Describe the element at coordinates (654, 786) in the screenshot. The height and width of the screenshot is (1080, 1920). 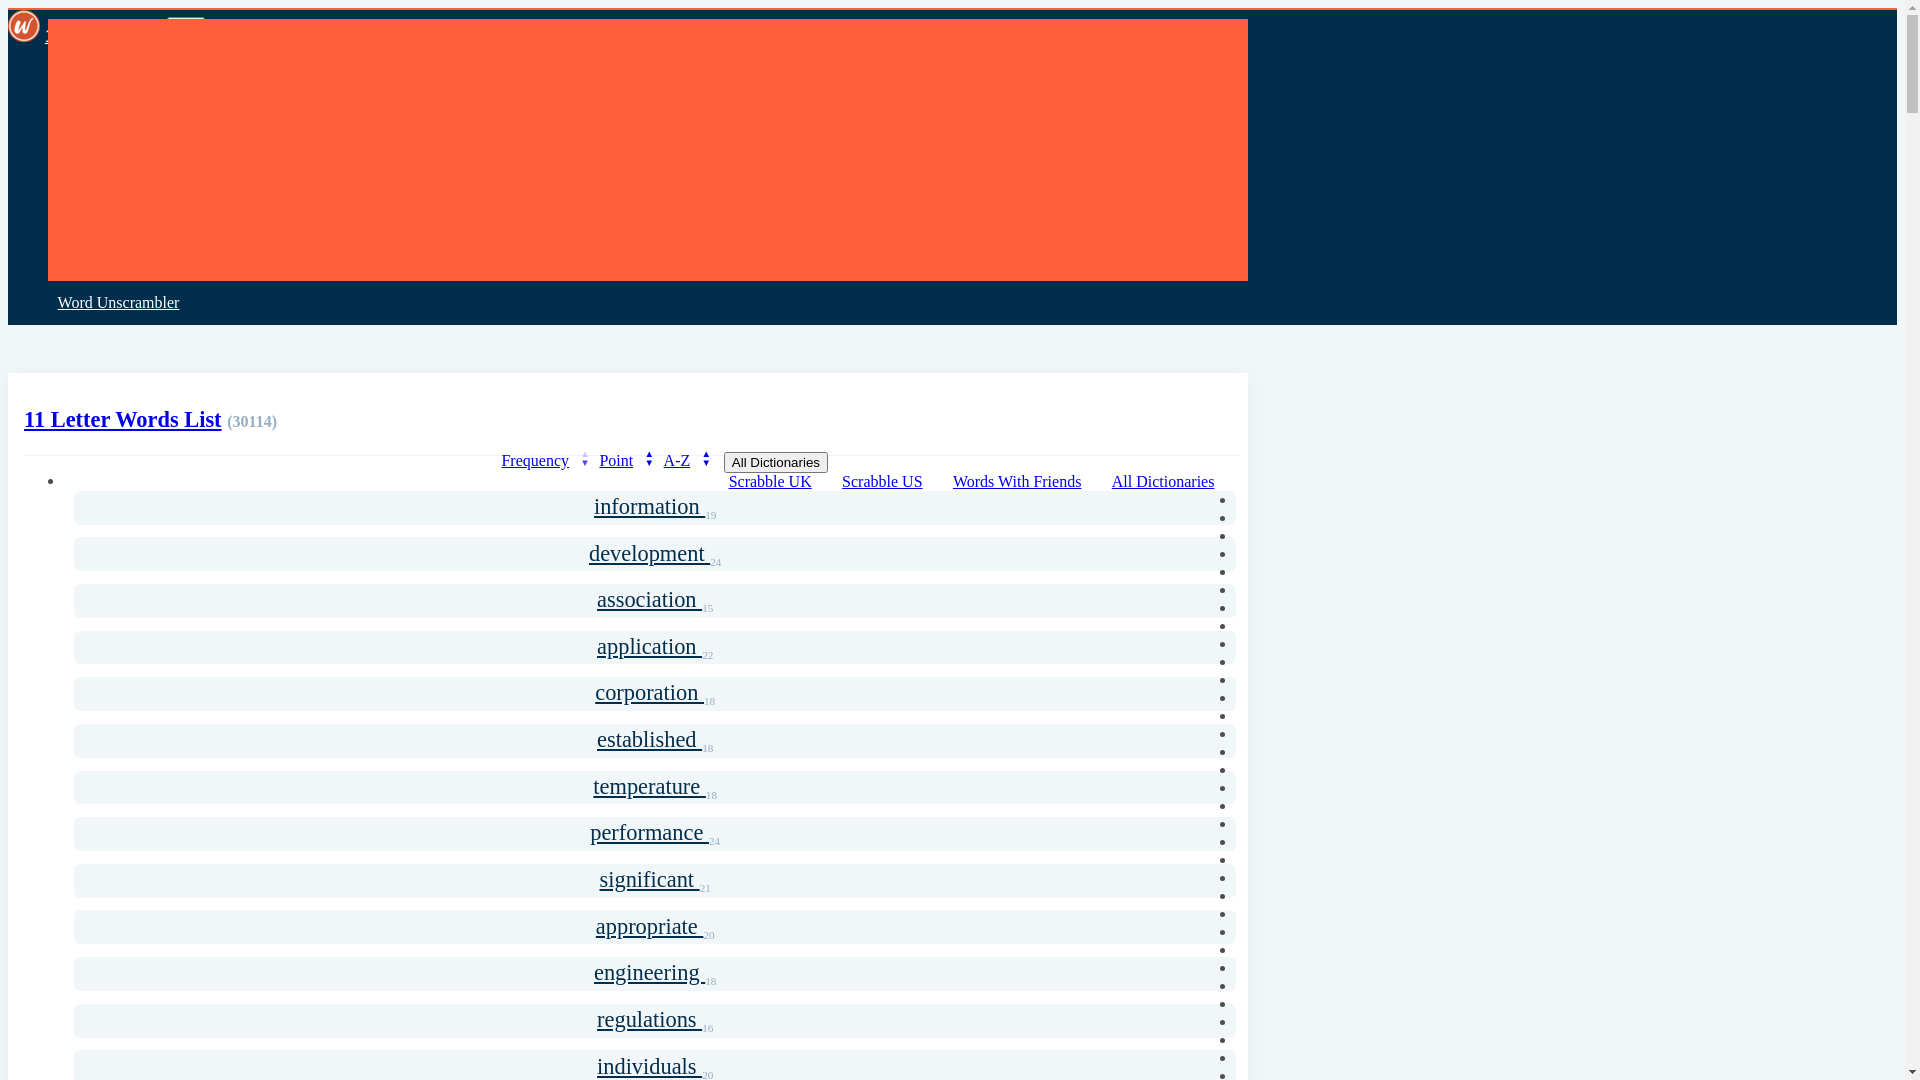
I see `'temperature 18'` at that location.